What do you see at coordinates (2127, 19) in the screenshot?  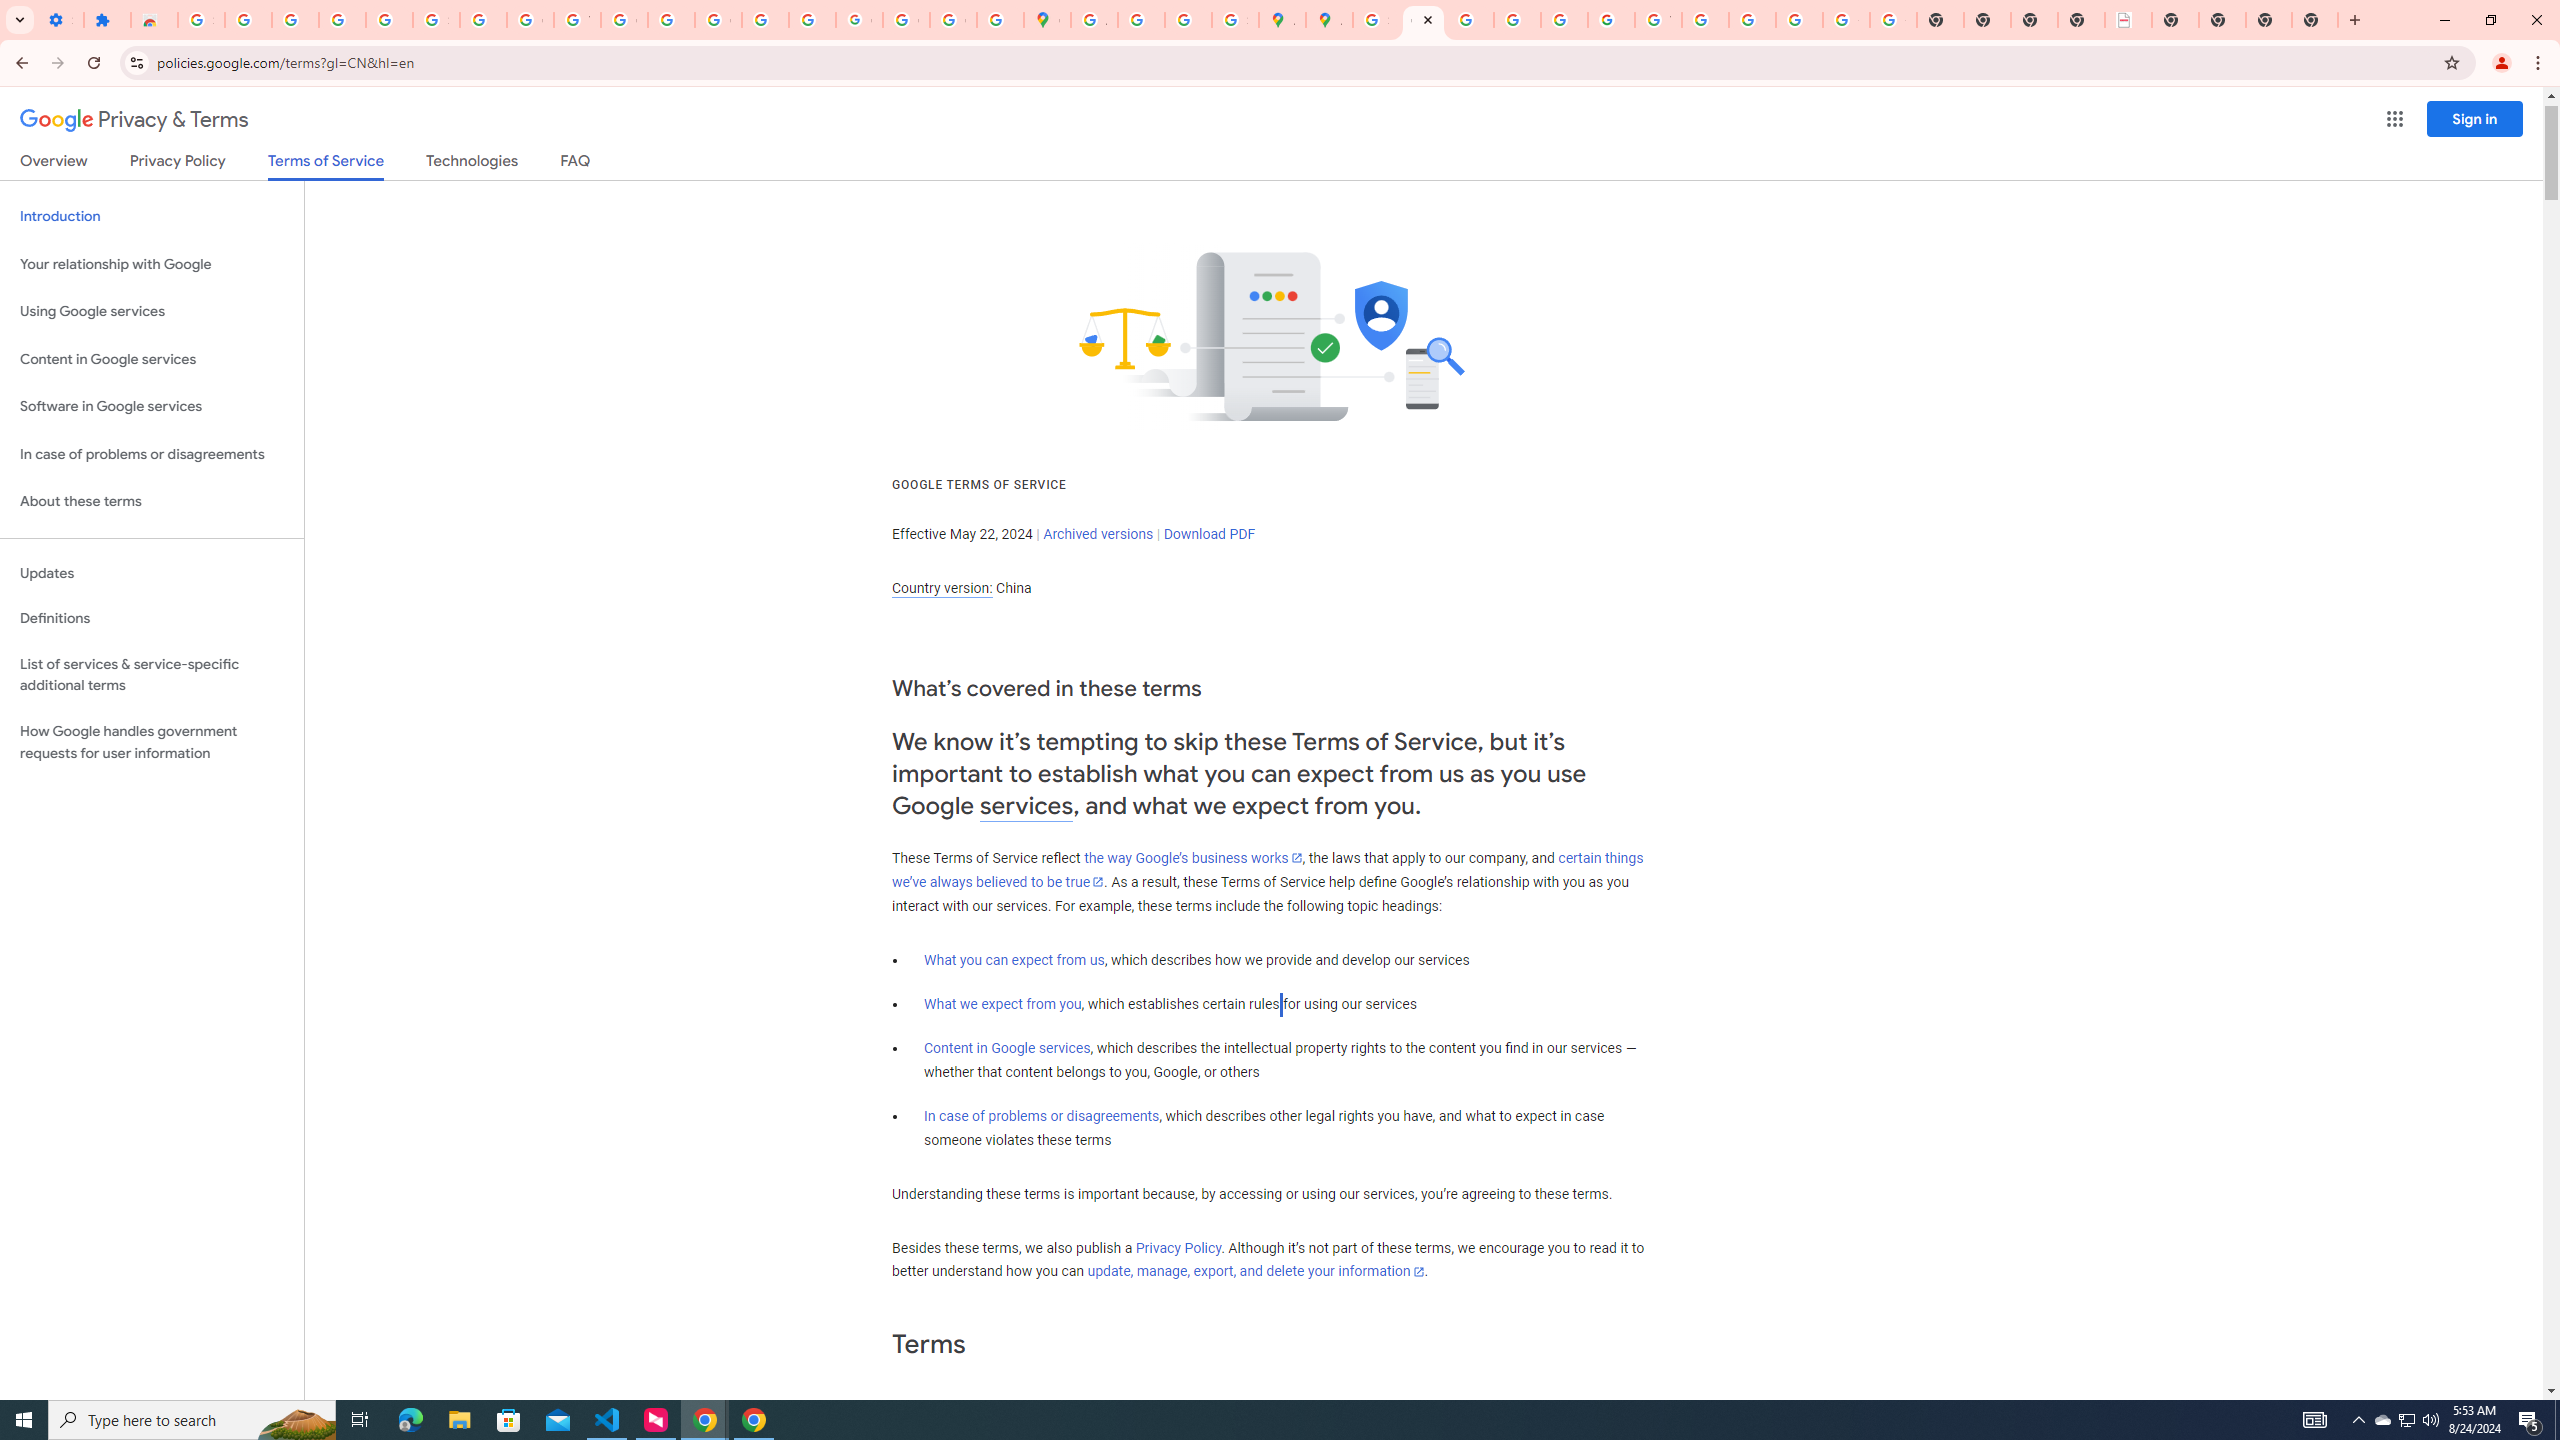 I see `'LAAD Defence & Security 2025 | BAE Systems'` at bounding box center [2127, 19].